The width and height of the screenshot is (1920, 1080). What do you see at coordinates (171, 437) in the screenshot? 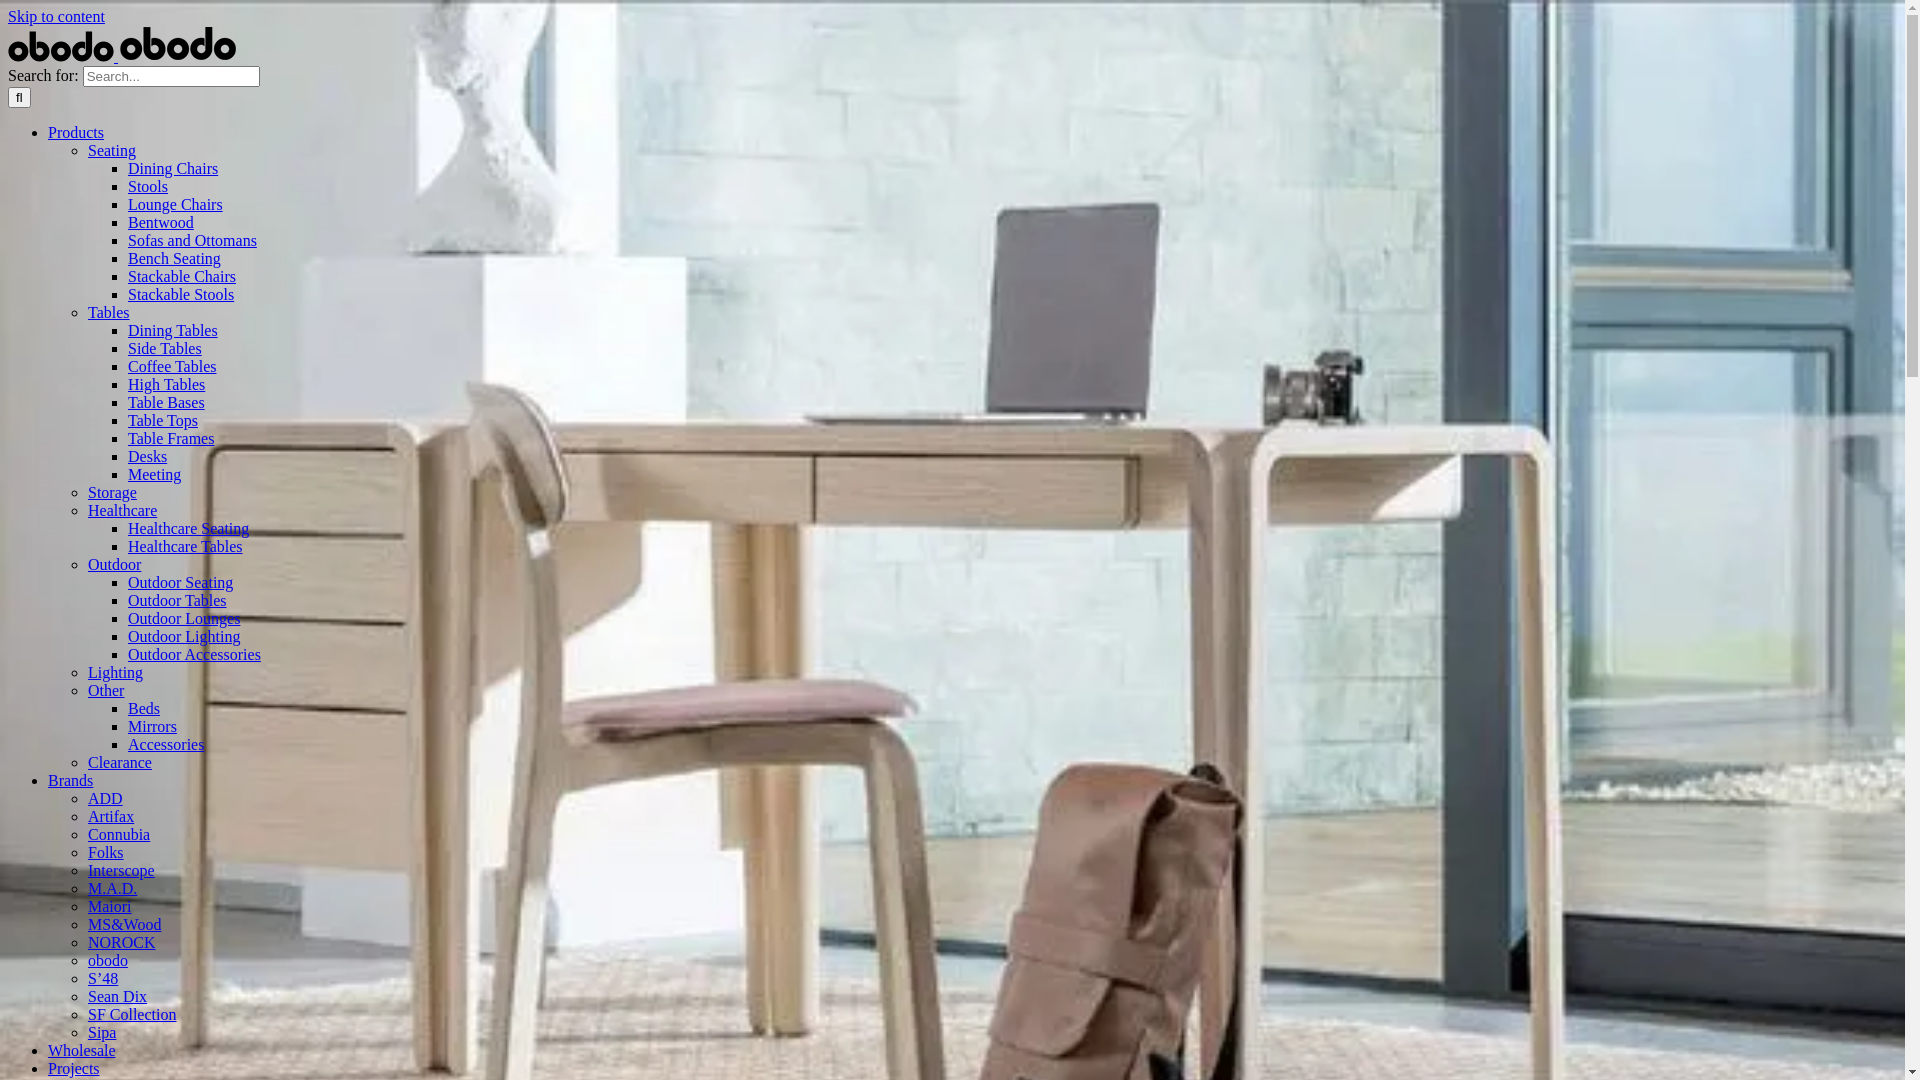
I see `'Table Frames'` at bounding box center [171, 437].